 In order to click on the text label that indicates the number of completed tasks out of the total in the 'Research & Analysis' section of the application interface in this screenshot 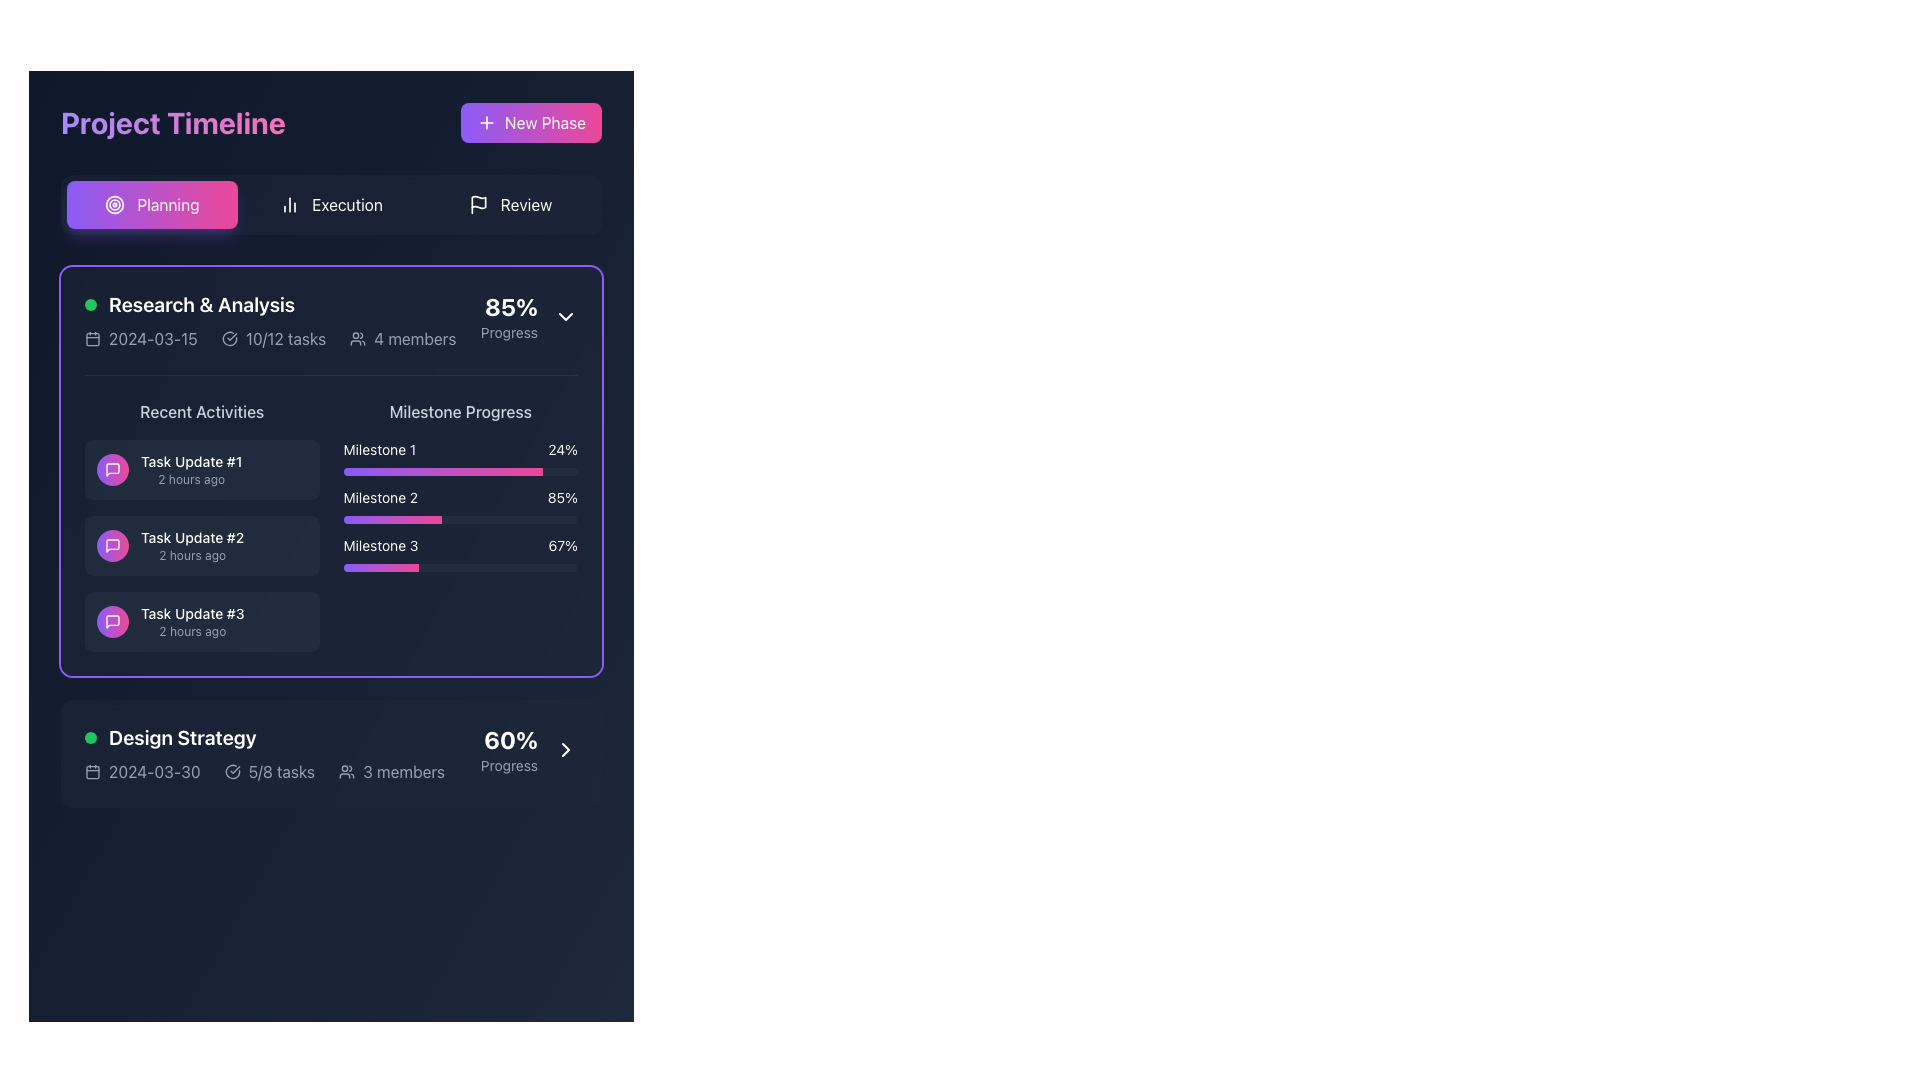, I will do `click(284, 338)`.